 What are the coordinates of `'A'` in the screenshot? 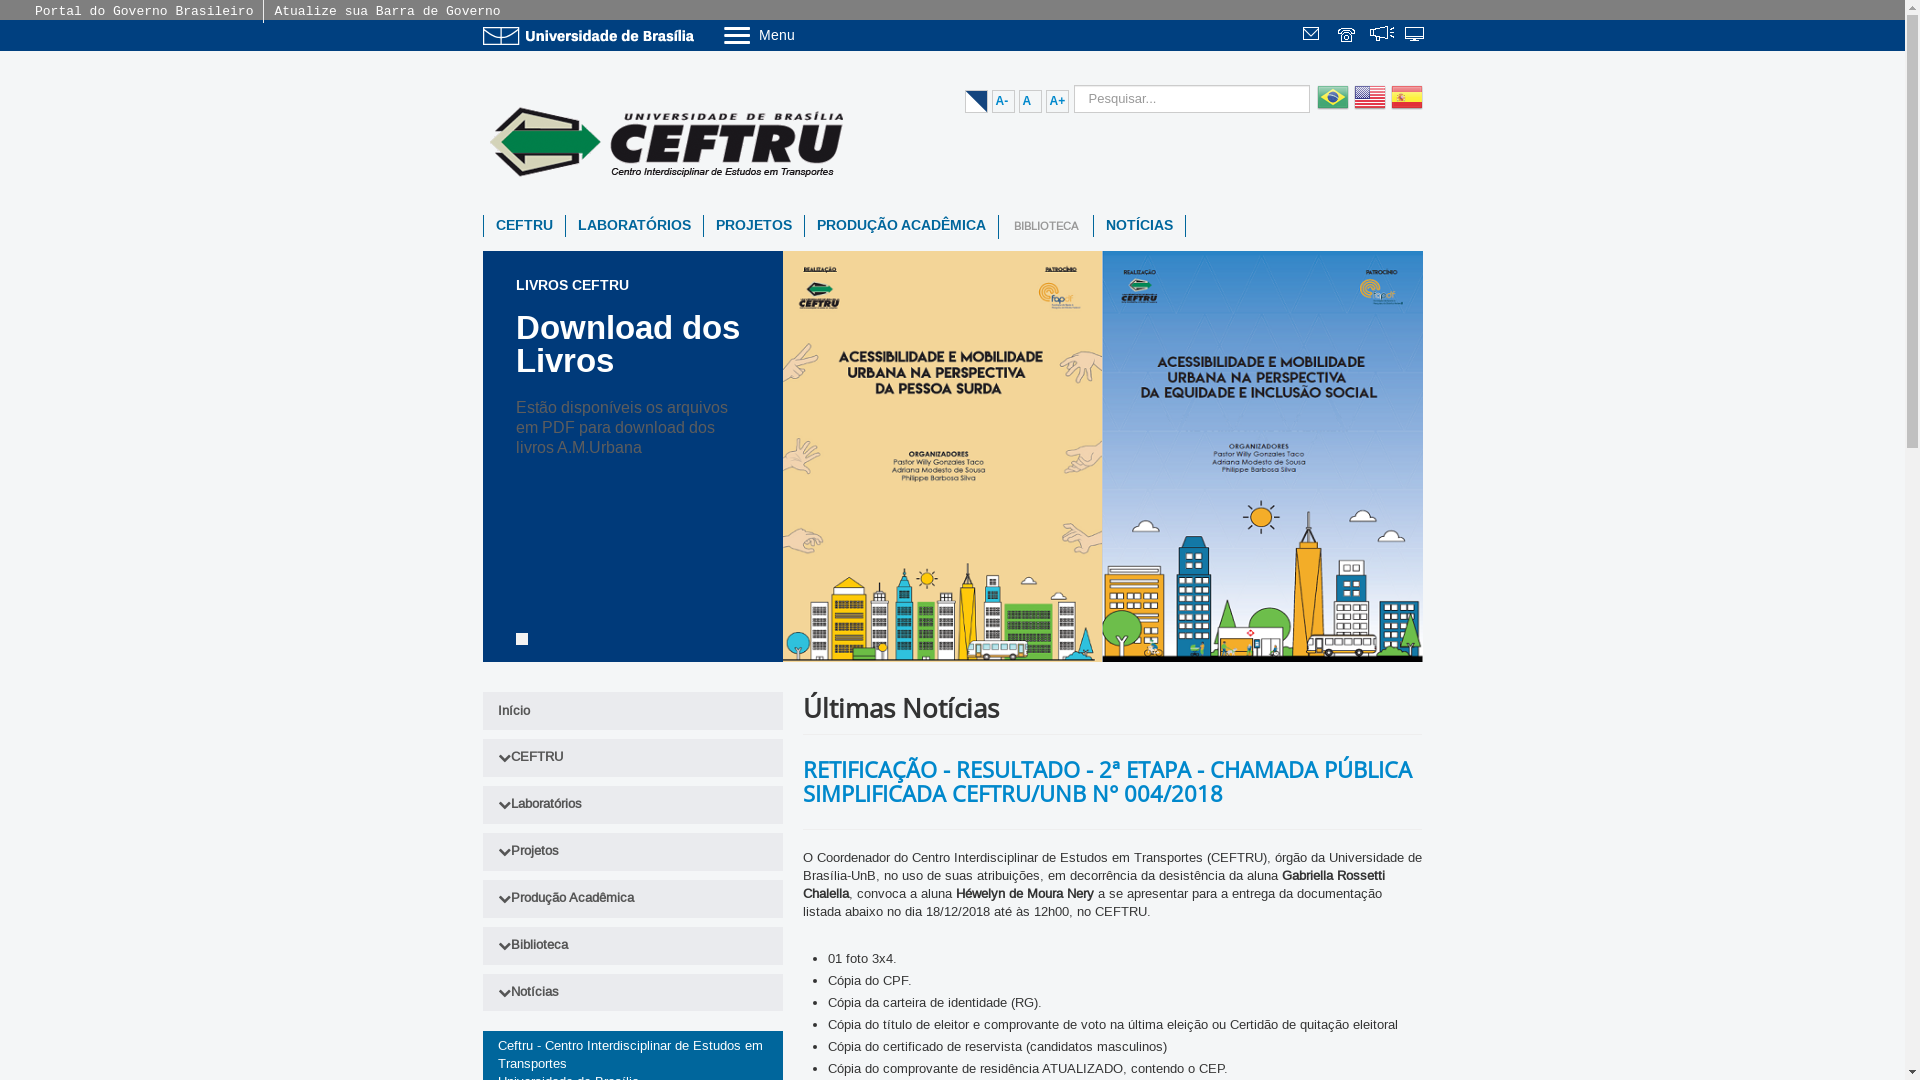 It's located at (1029, 101).